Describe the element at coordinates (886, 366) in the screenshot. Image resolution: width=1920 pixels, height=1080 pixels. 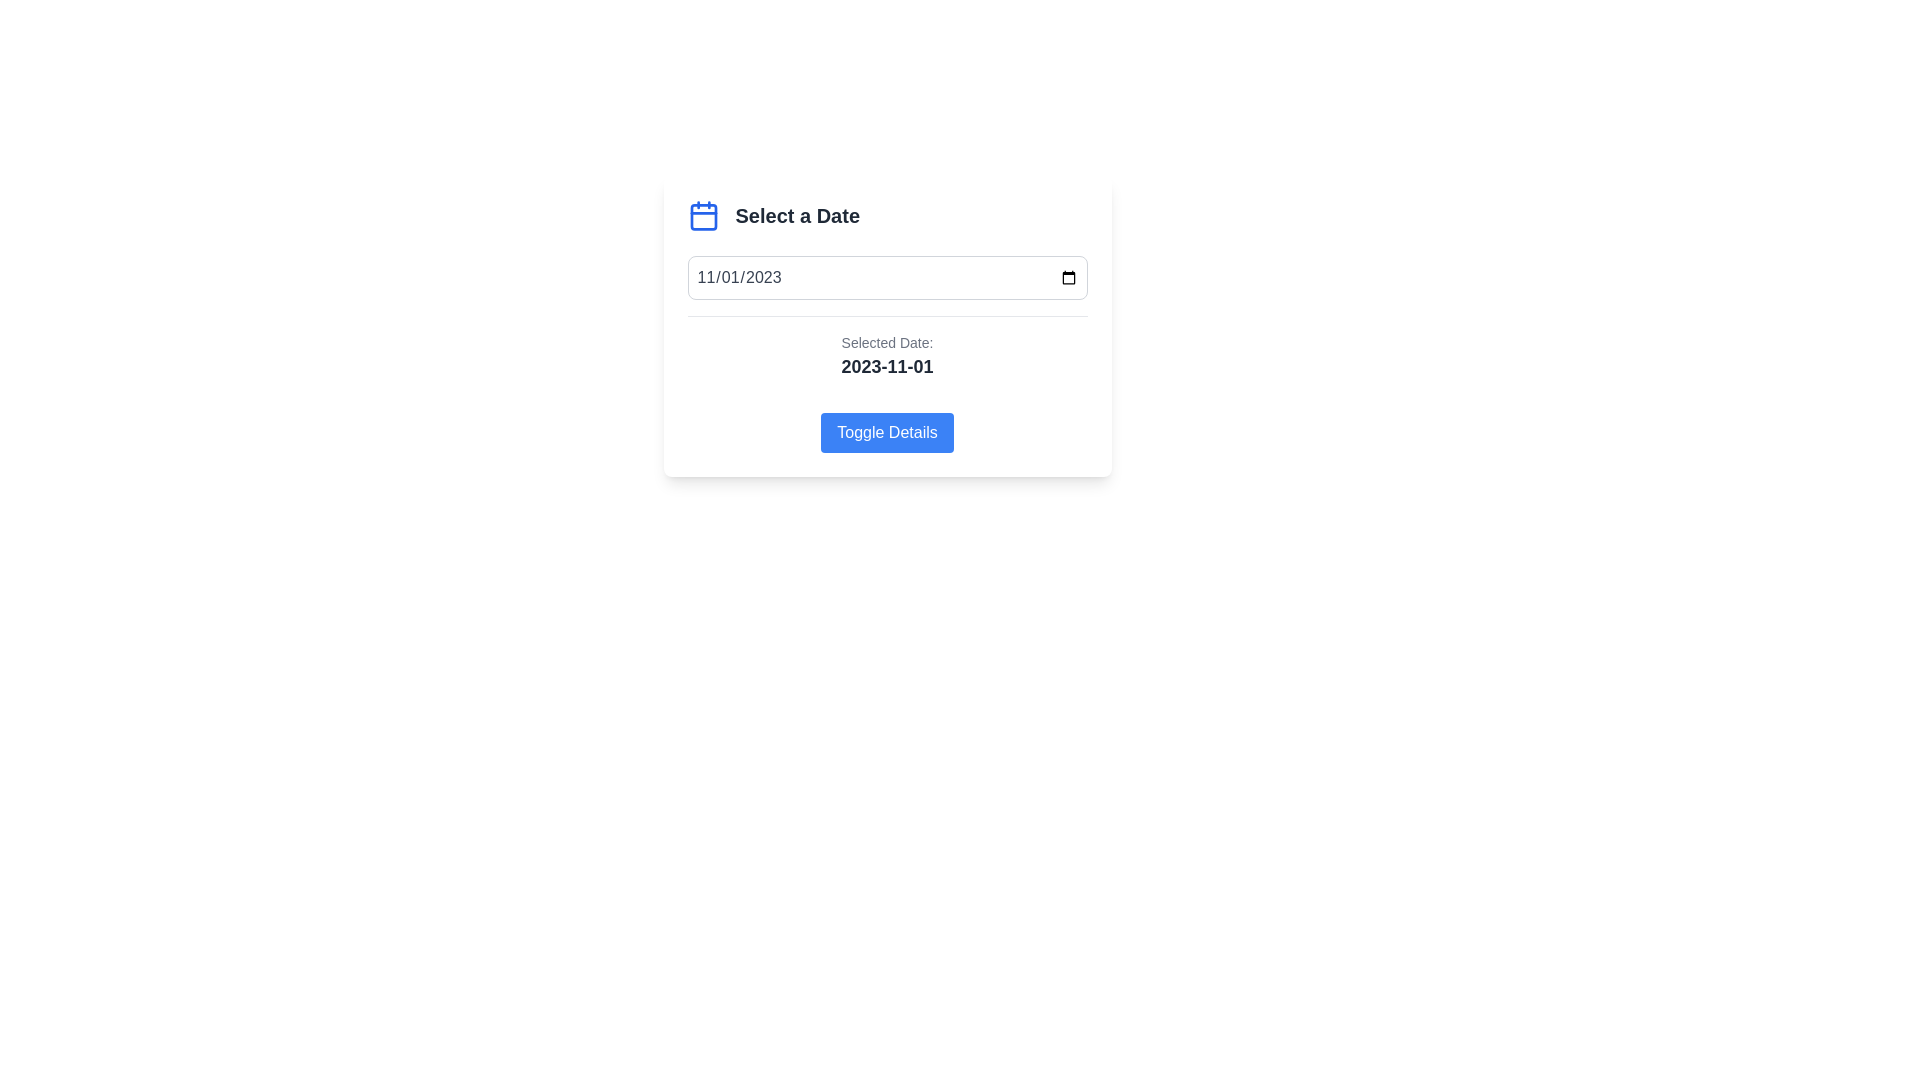
I see `the static text label displaying '2023-11-01' which is styled in bold and larger font, located beneath 'Selected Date:' and centered horizontally` at that location.